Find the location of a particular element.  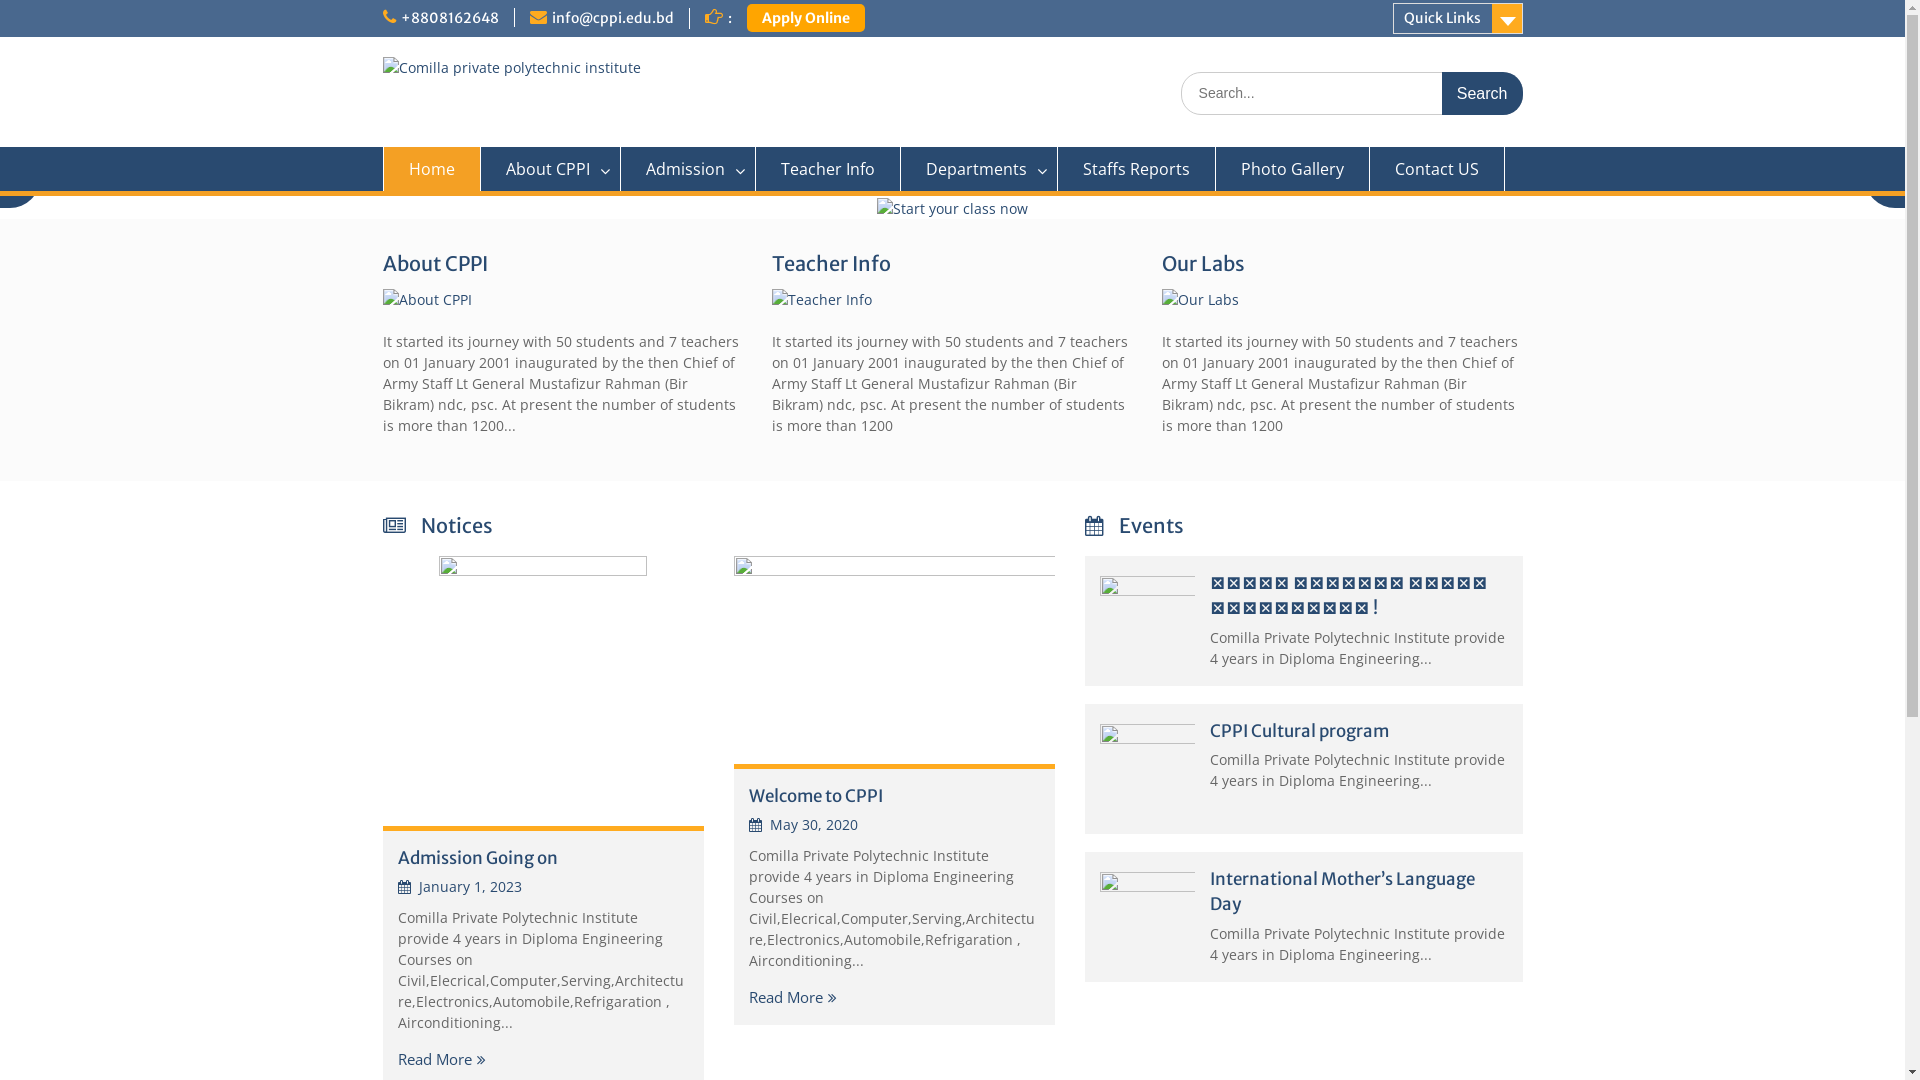

'Search' is located at coordinates (1482, 93).